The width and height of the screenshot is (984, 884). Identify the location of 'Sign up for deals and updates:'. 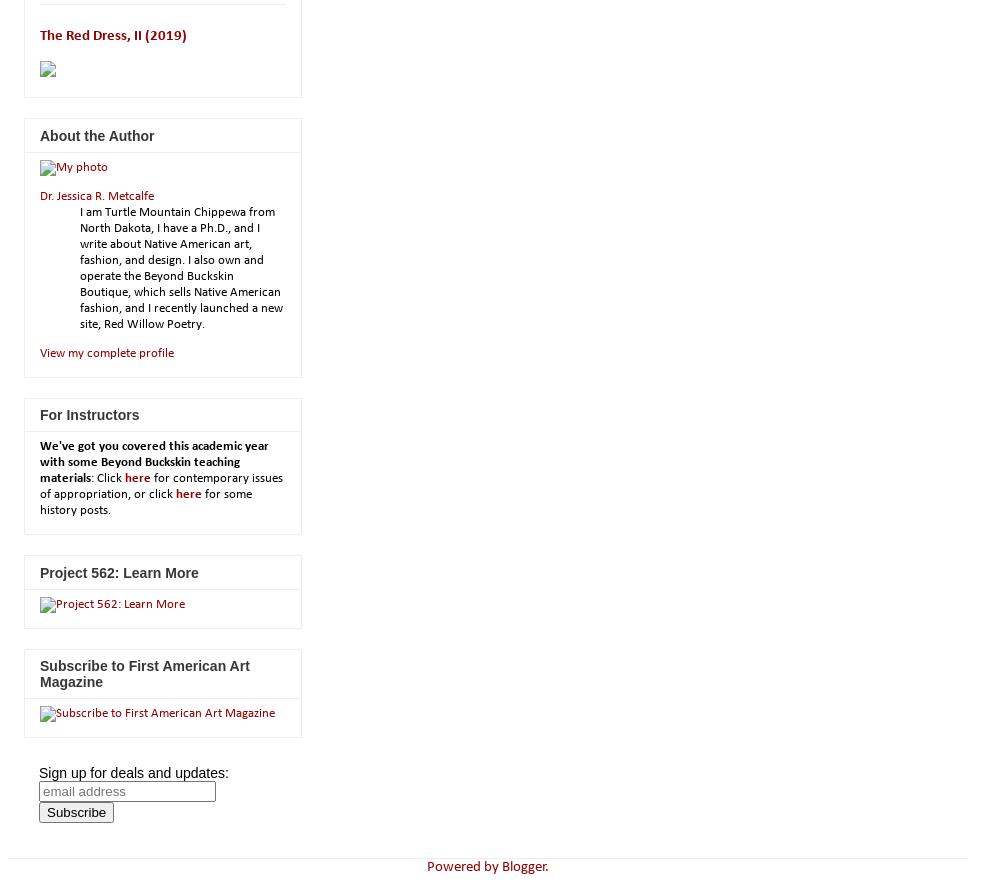
(133, 772).